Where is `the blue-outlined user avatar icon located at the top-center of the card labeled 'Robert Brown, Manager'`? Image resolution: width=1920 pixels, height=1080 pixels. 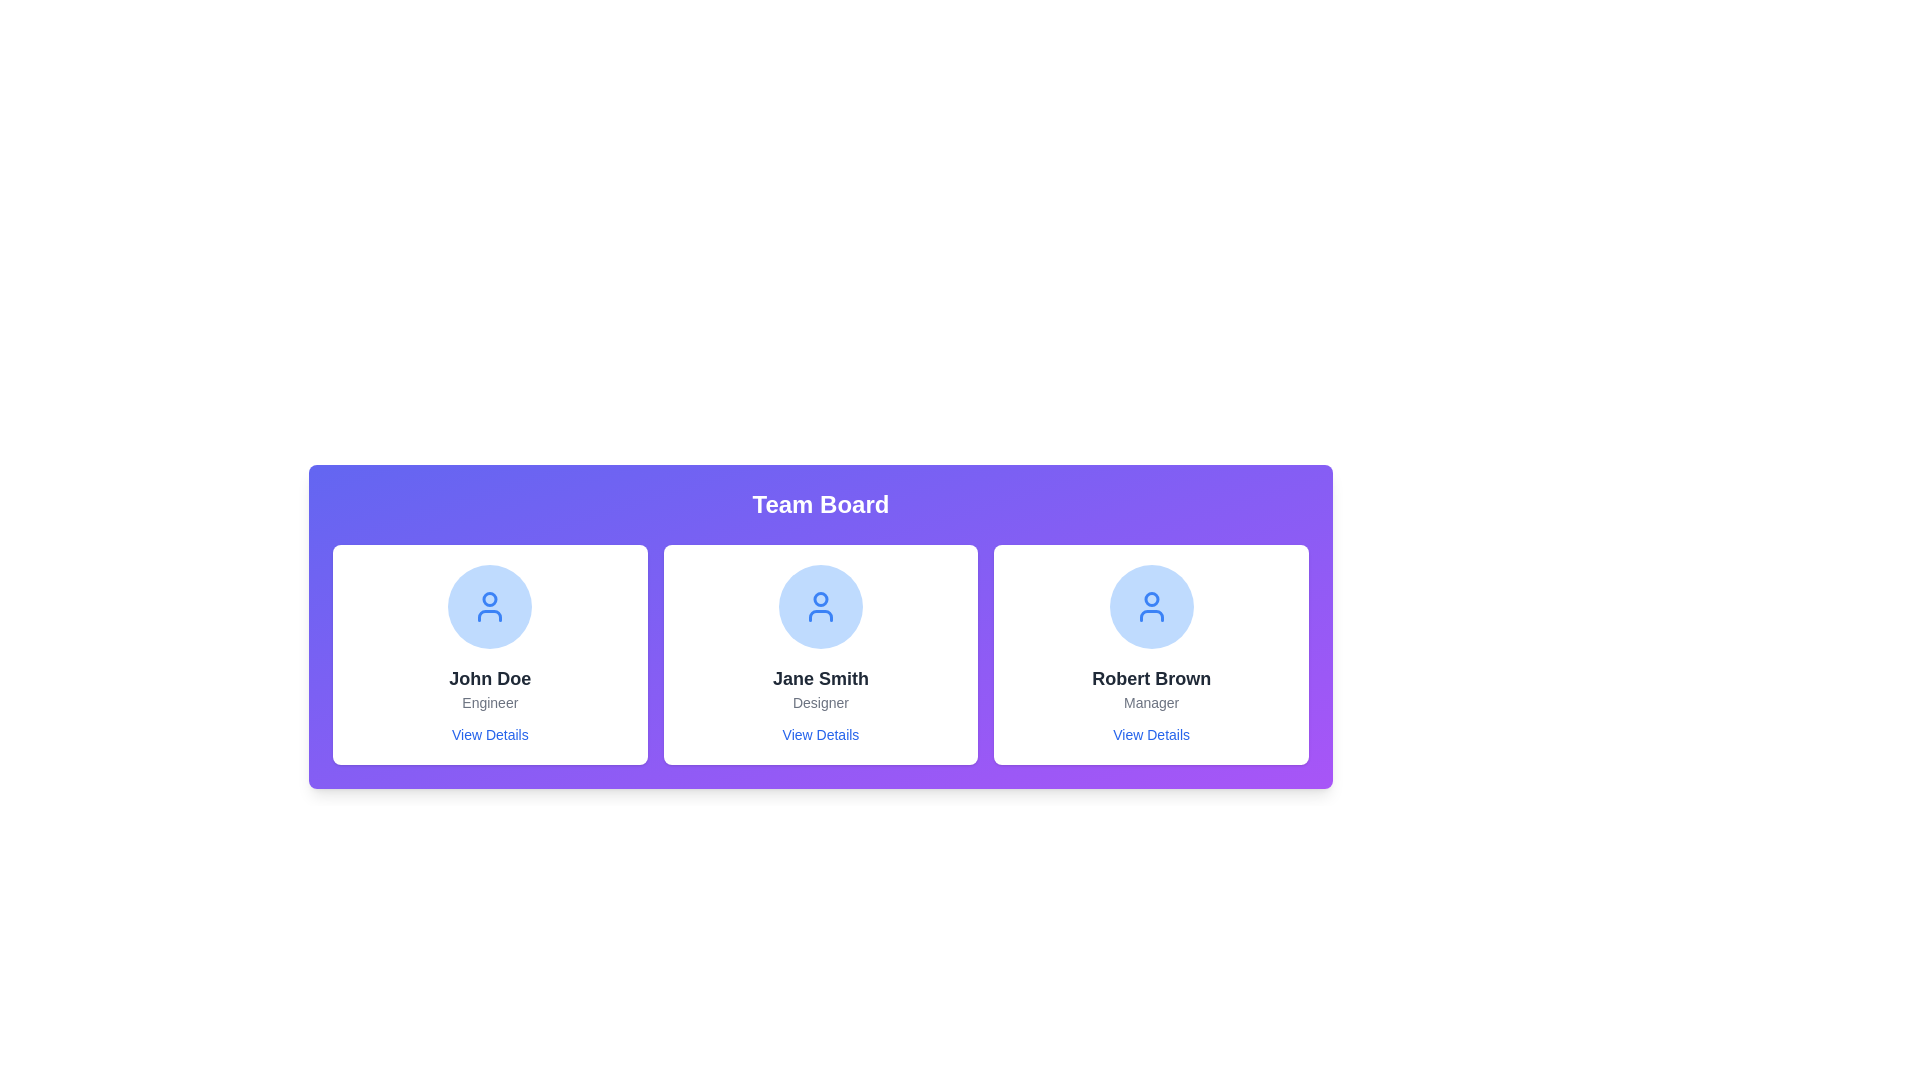
the blue-outlined user avatar icon located at the top-center of the card labeled 'Robert Brown, Manager' is located at coordinates (1151, 605).